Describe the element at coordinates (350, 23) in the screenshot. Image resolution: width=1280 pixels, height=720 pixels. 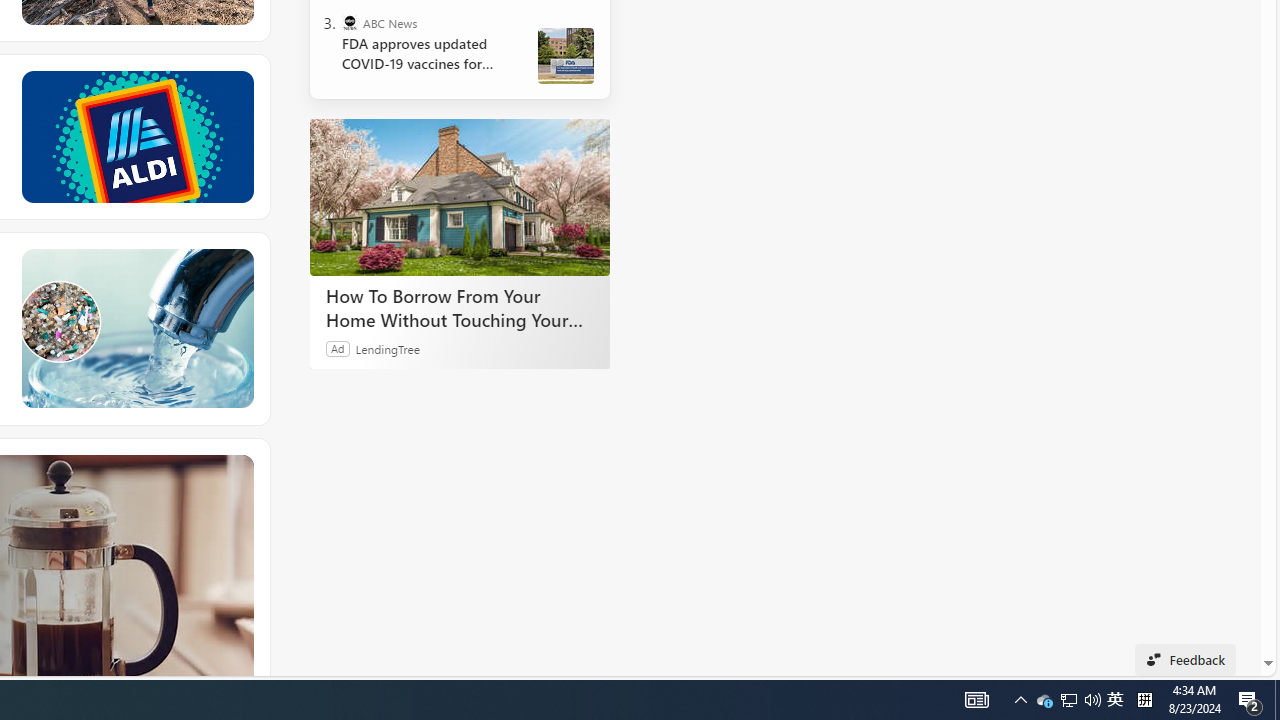
I see `'ABC News'` at that location.